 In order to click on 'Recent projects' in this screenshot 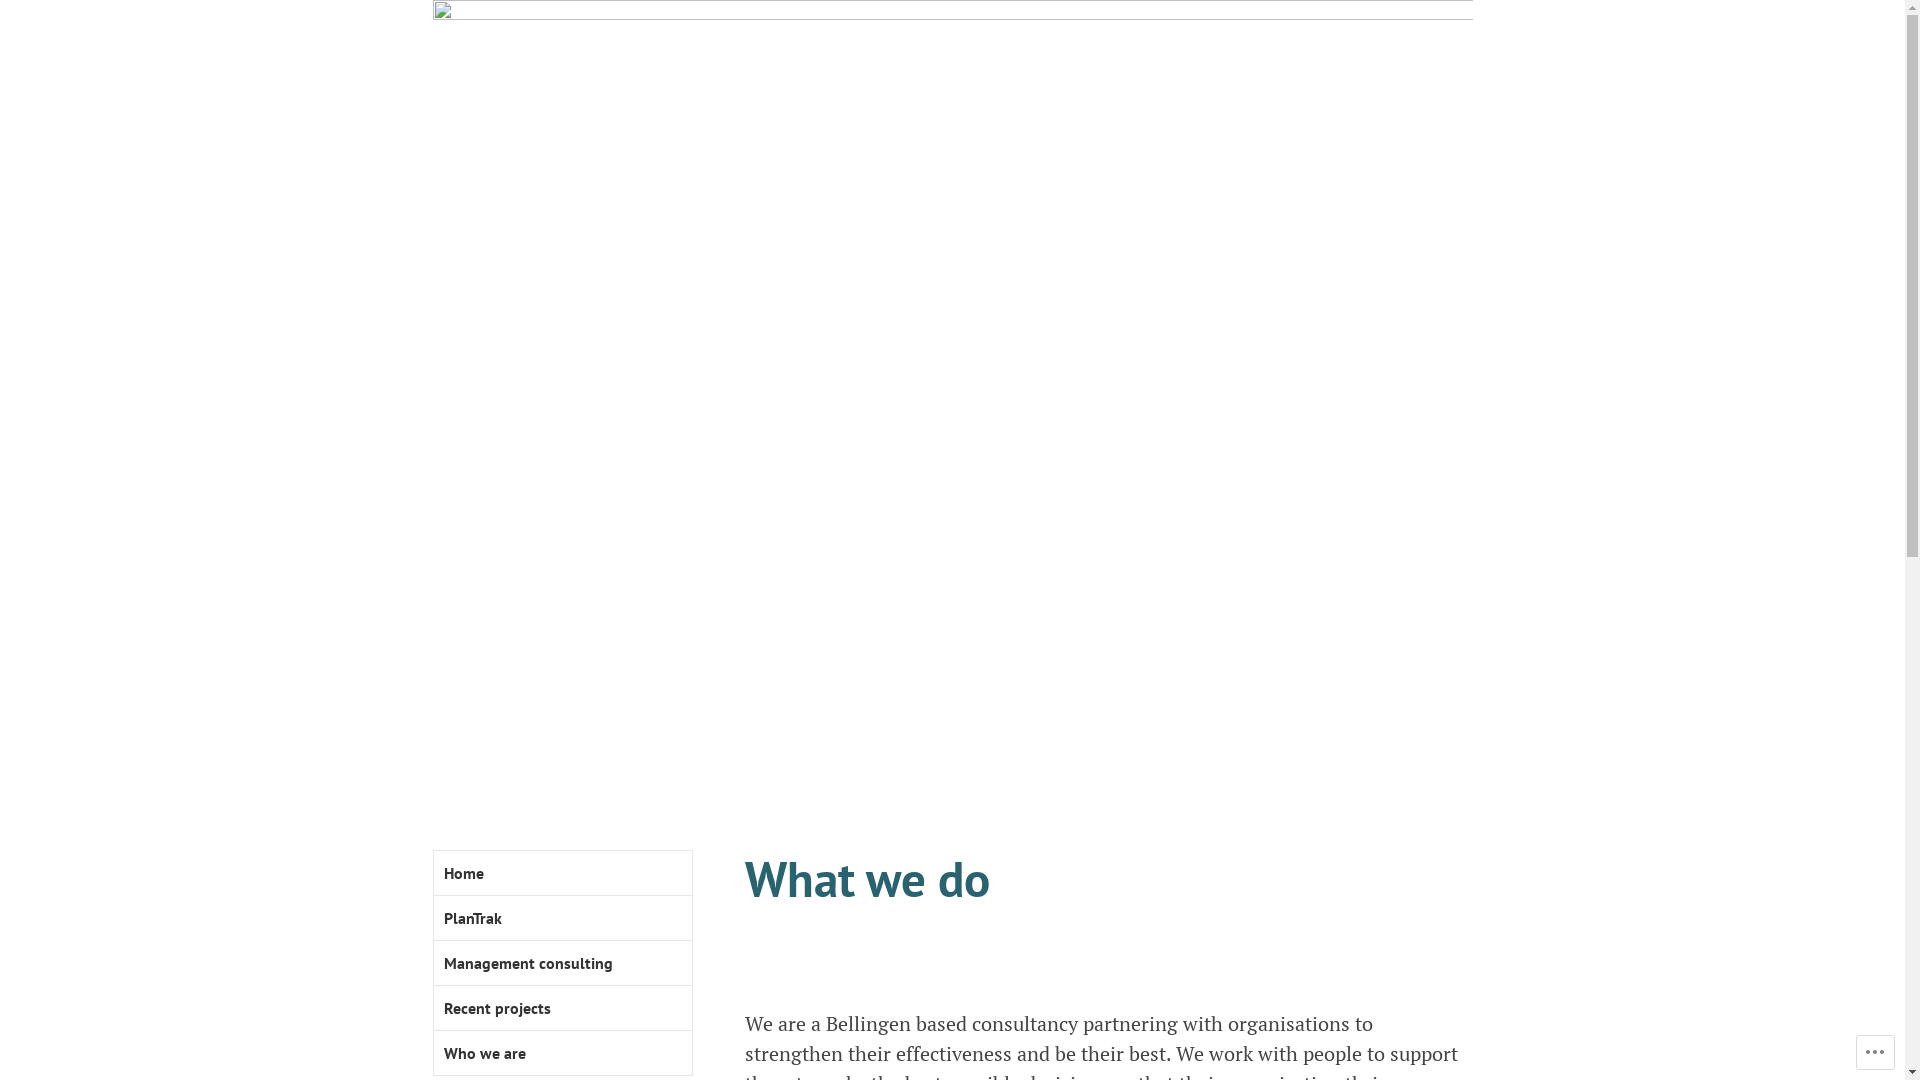, I will do `click(561, 1008)`.